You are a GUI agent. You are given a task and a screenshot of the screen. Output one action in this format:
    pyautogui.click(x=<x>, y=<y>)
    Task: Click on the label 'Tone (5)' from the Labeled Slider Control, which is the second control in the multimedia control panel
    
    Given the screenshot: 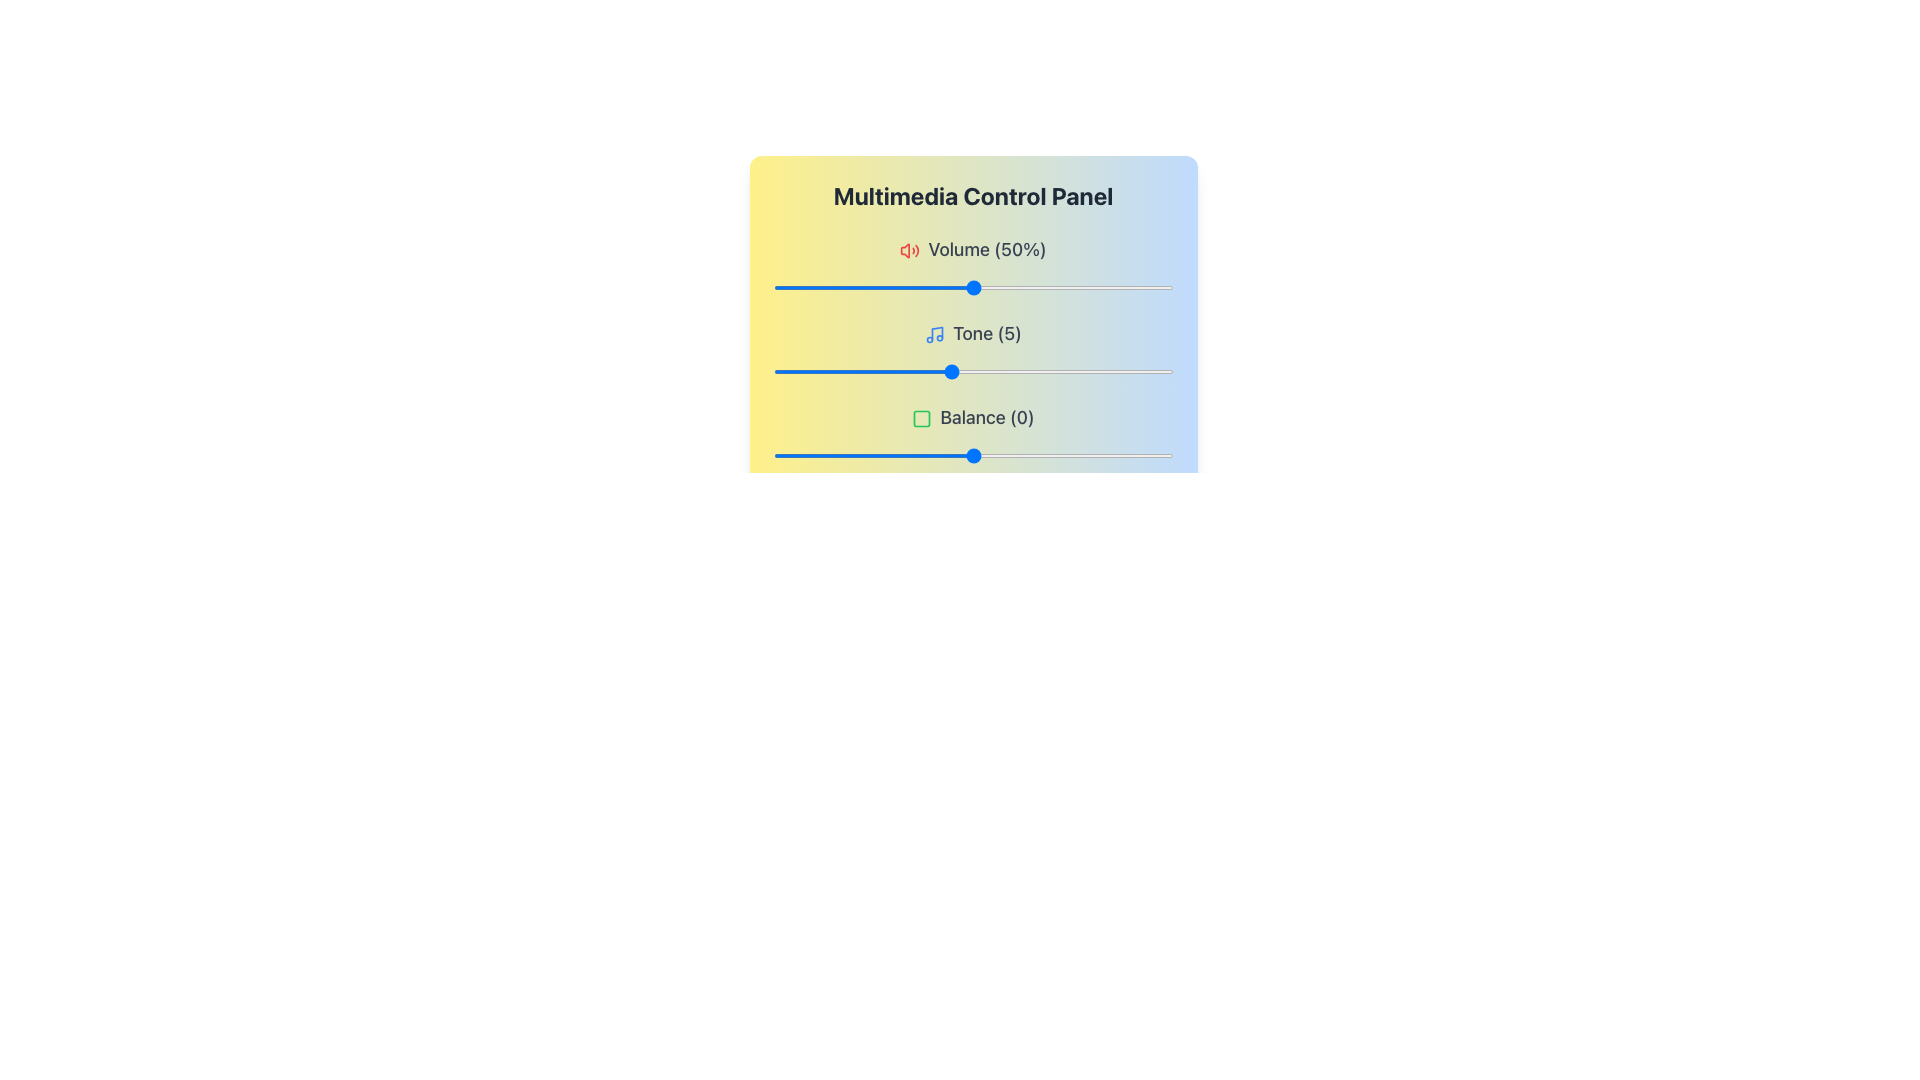 What is the action you would take?
    pyautogui.click(x=973, y=349)
    